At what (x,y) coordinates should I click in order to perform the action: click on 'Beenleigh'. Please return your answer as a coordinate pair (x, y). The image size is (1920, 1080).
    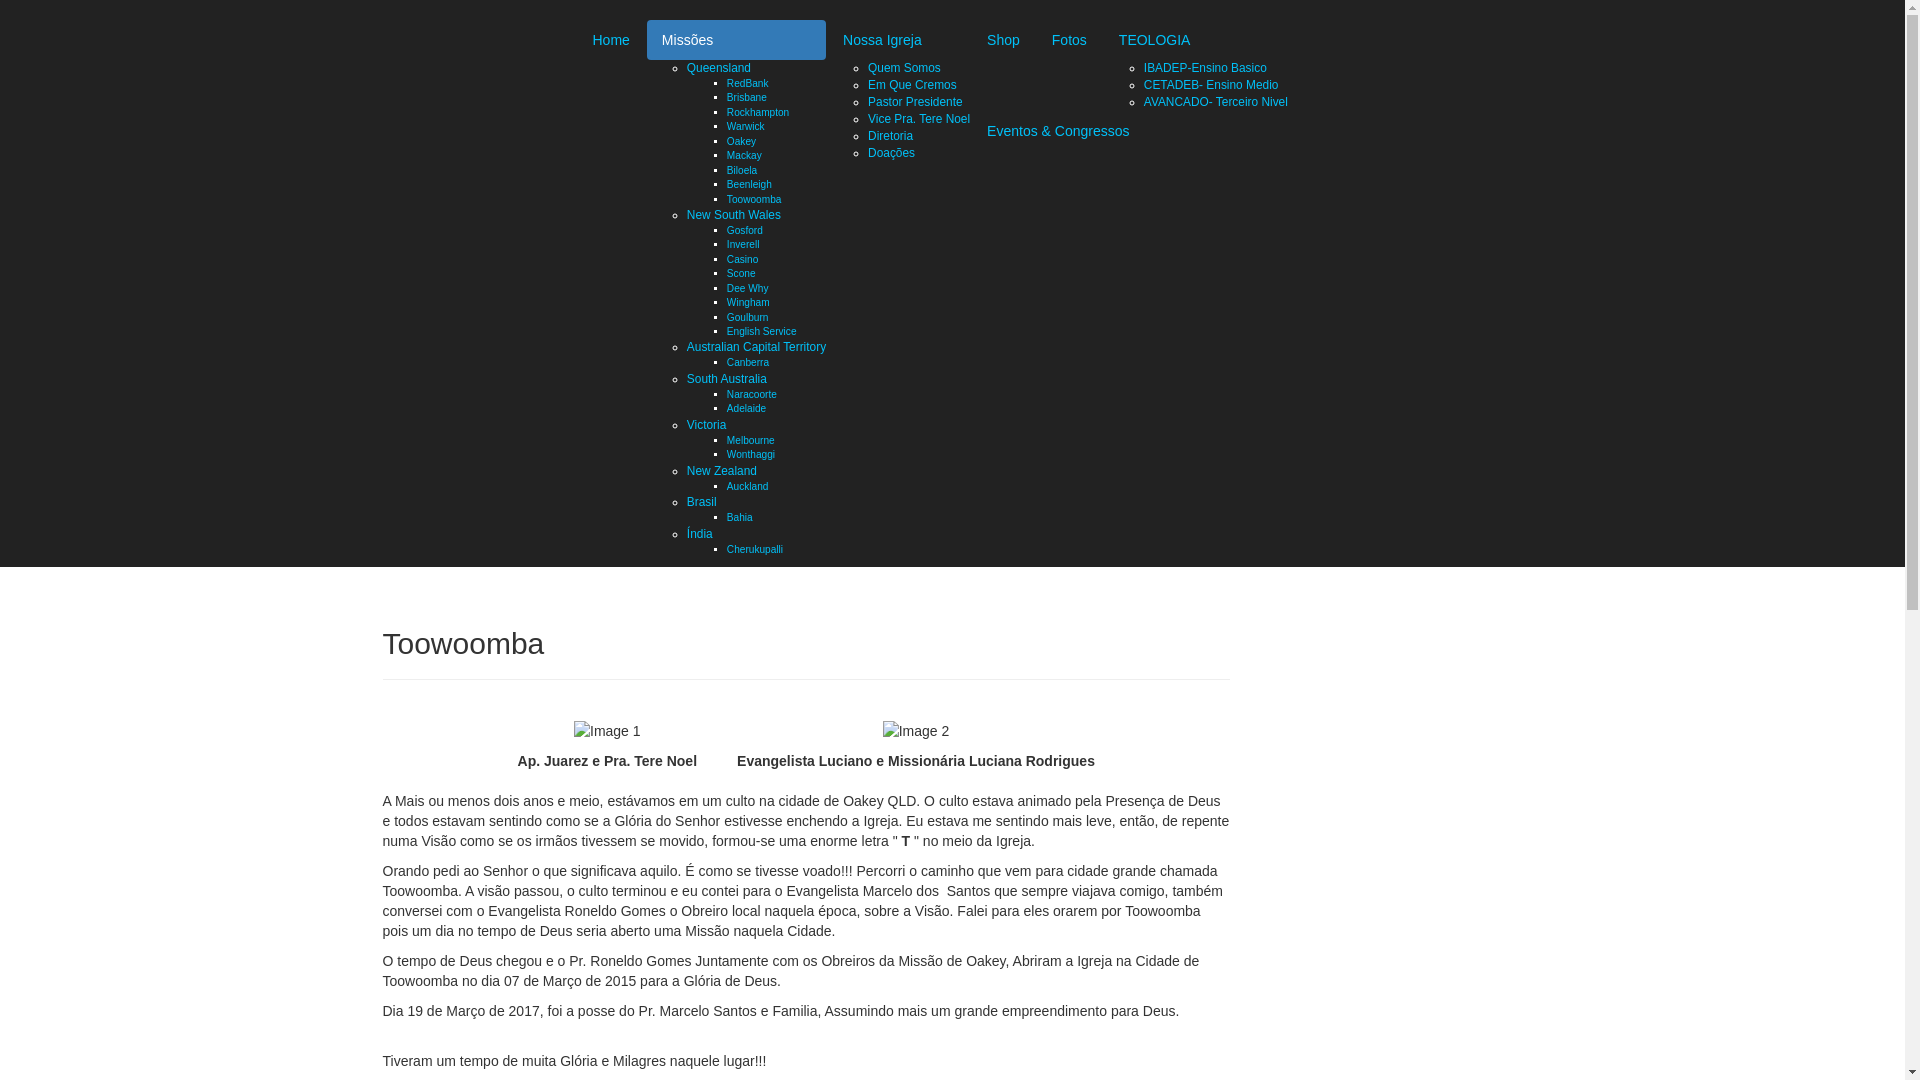
    Looking at the image, I should click on (748, 184).